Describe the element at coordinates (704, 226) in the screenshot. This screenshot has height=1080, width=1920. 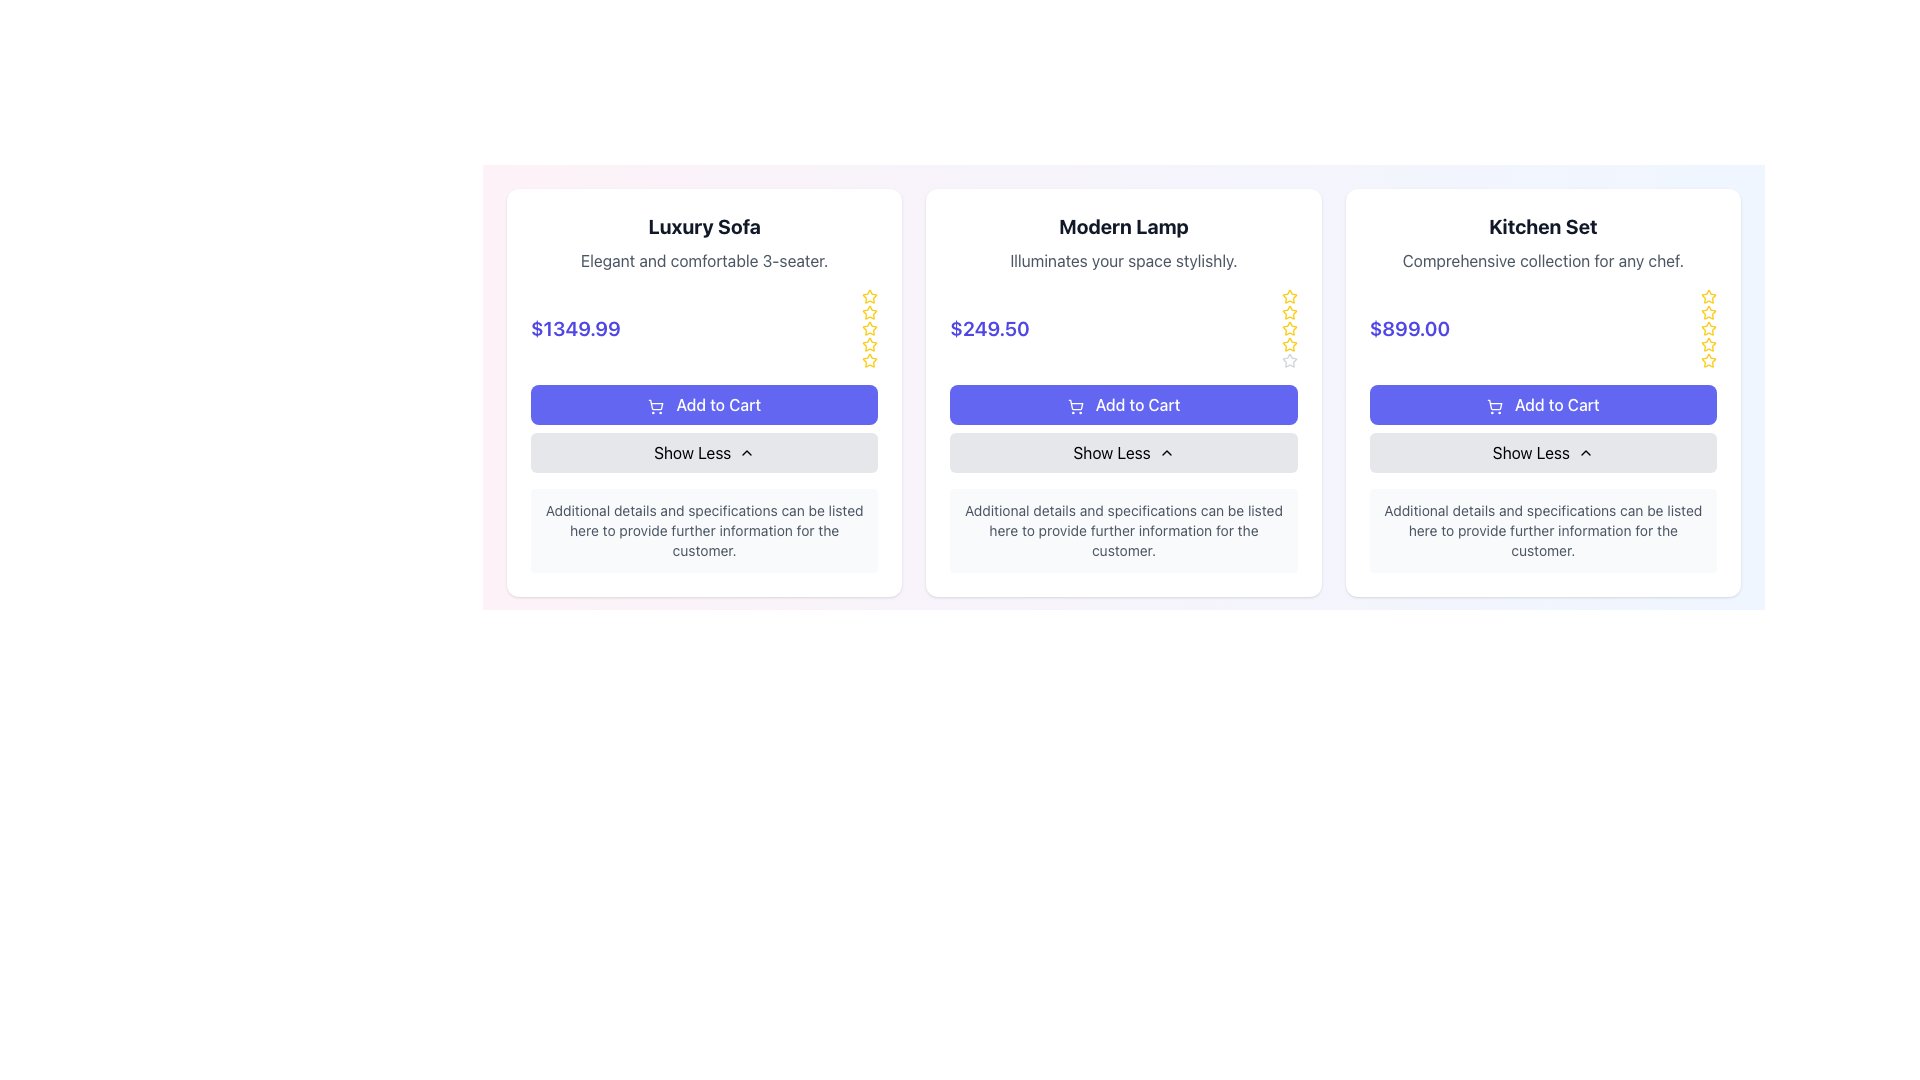
I see `text from the 'Luxury Sofa' label, which is a prominent text element at the top of the product card for a luxury sofa` at that location.